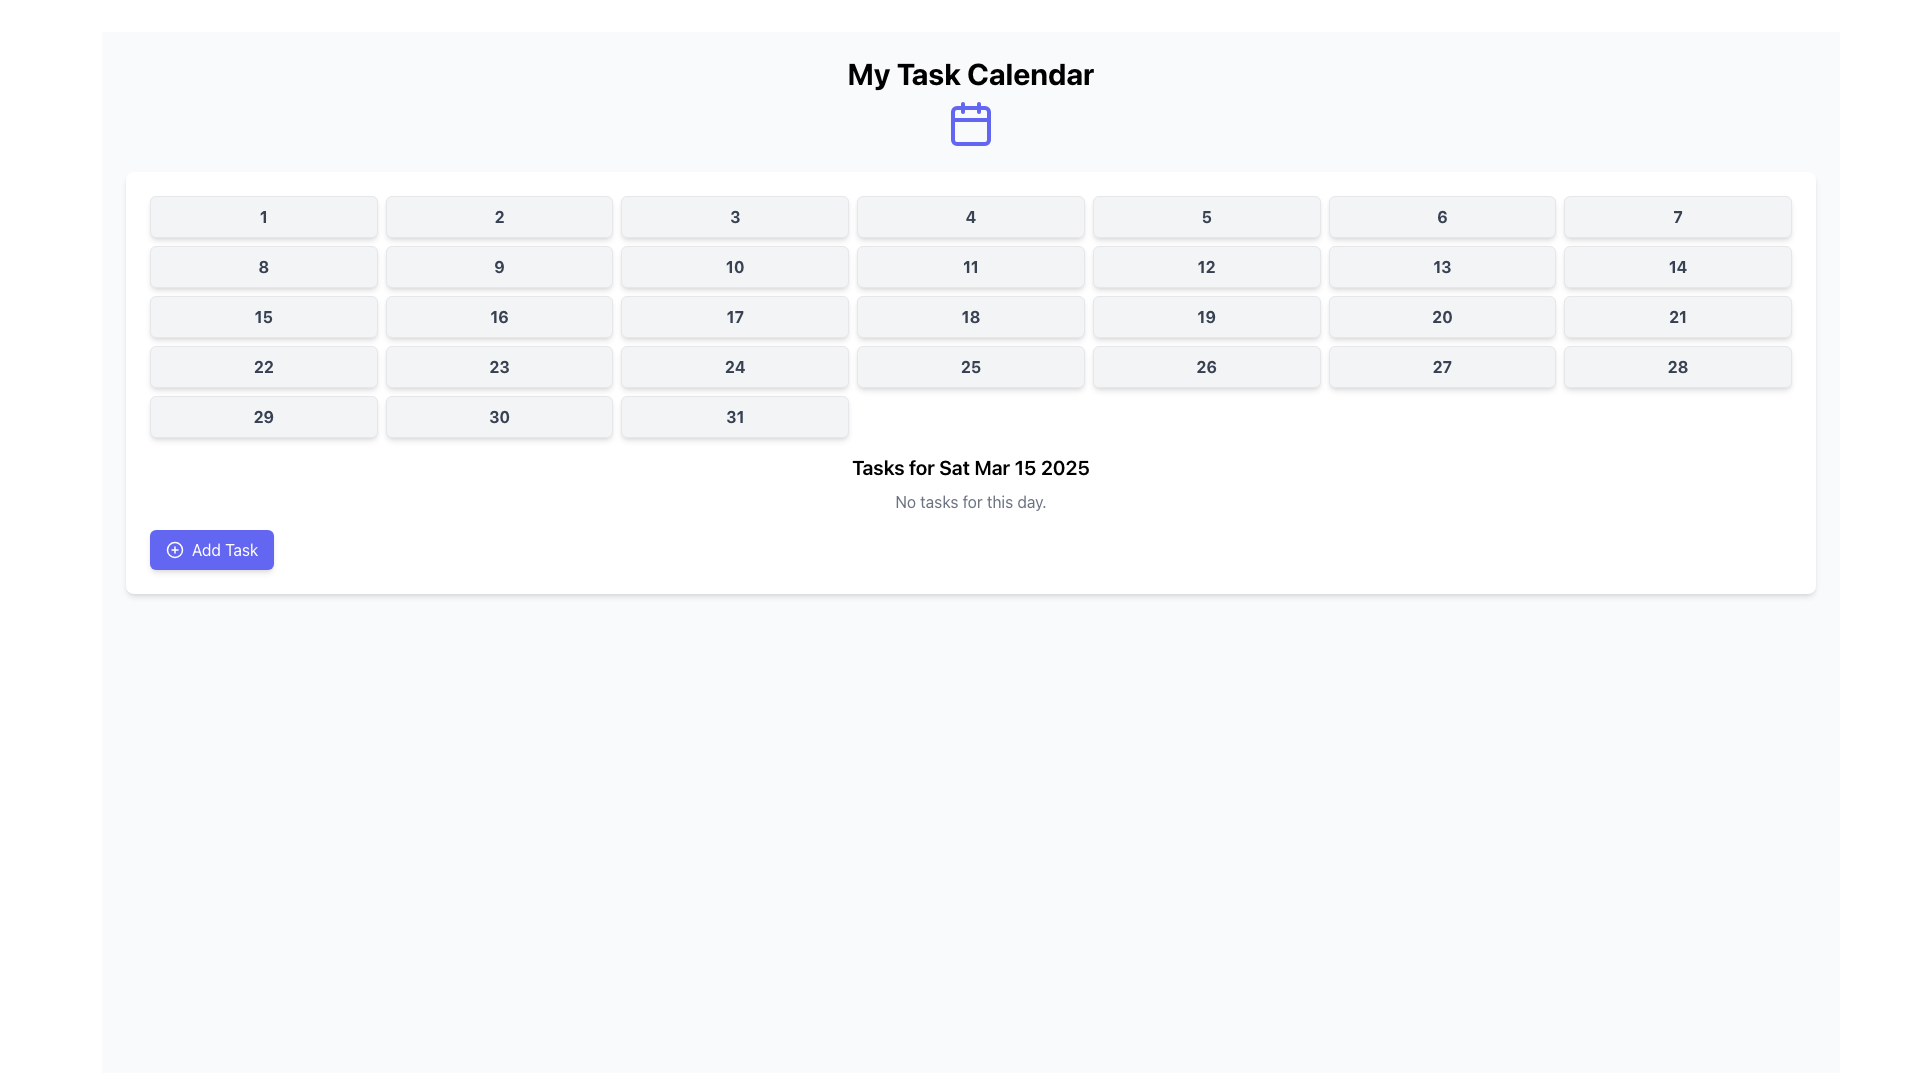 The image size is (1920, 1080). I want to click on the interactive button representing the date, so click(733, 315).